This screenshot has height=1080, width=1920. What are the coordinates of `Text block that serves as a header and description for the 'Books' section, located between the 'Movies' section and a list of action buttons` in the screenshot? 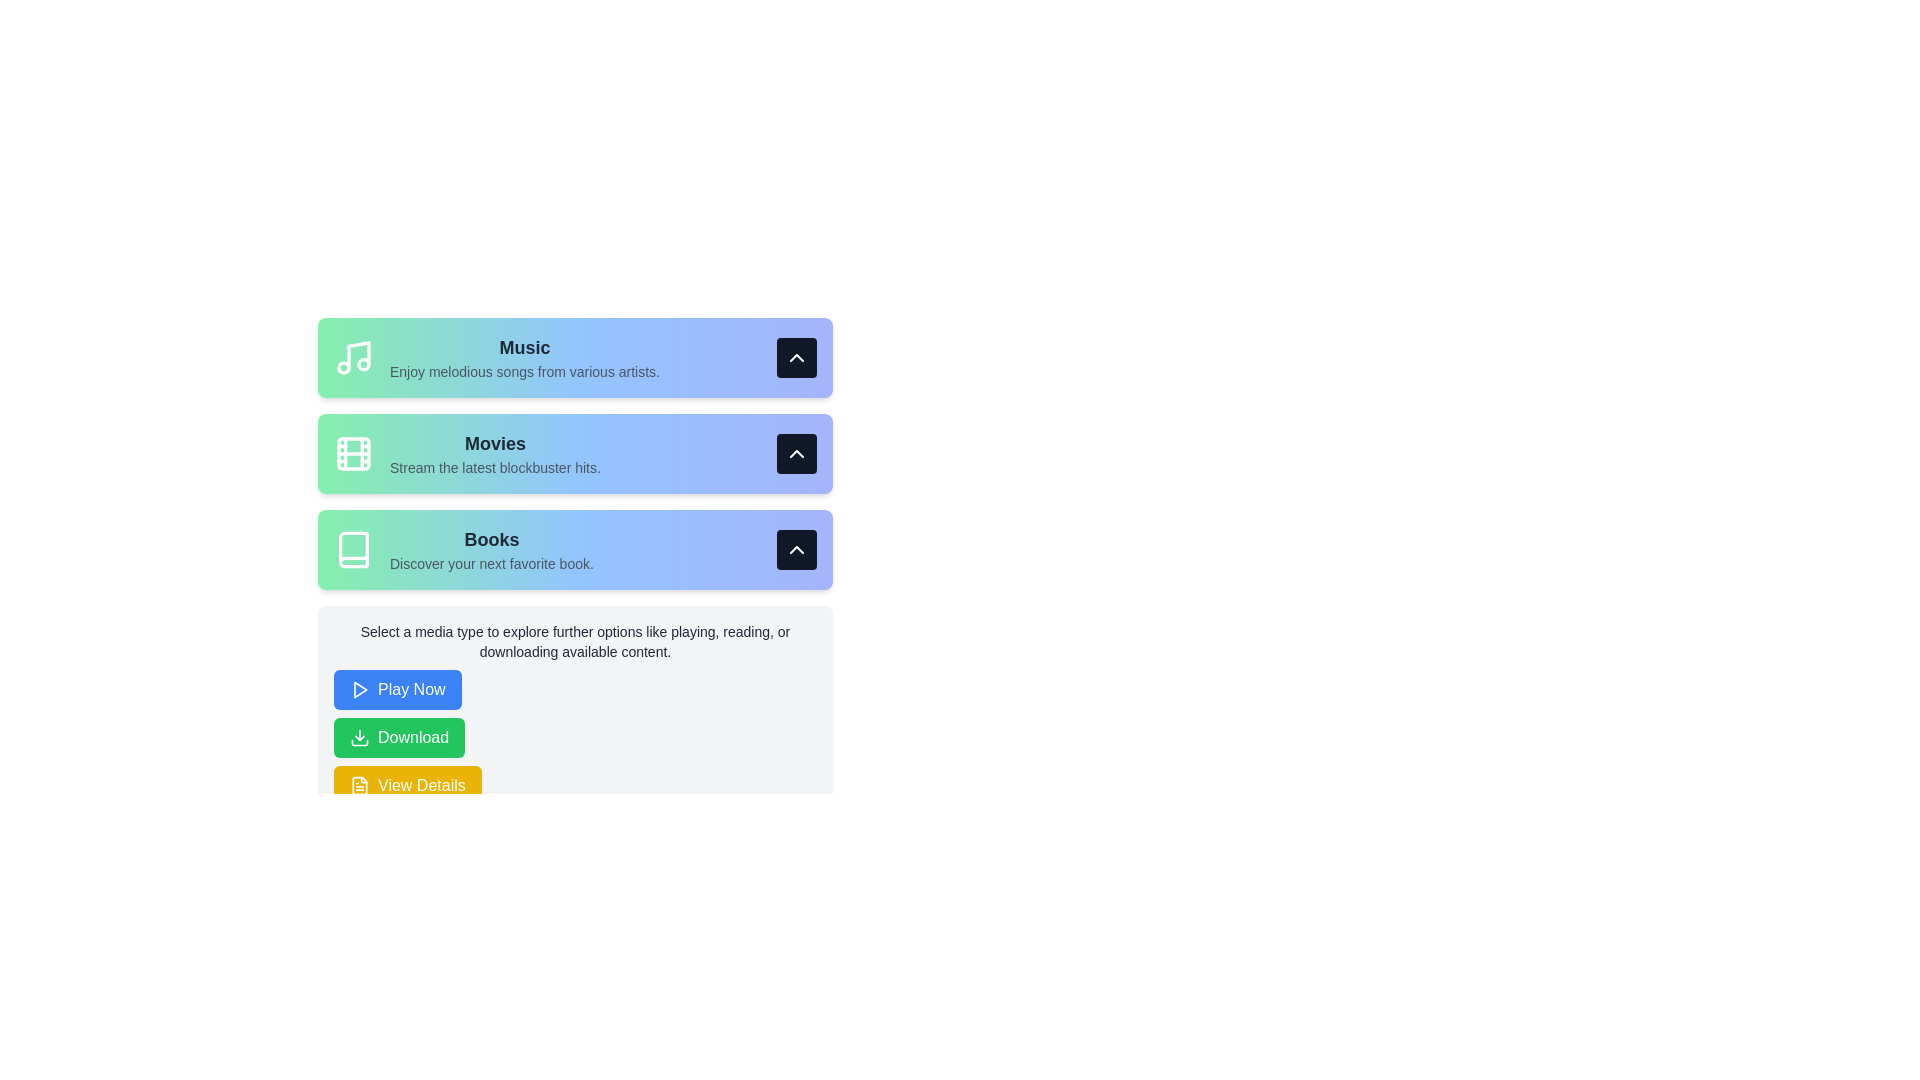 It's located at (491, 550).